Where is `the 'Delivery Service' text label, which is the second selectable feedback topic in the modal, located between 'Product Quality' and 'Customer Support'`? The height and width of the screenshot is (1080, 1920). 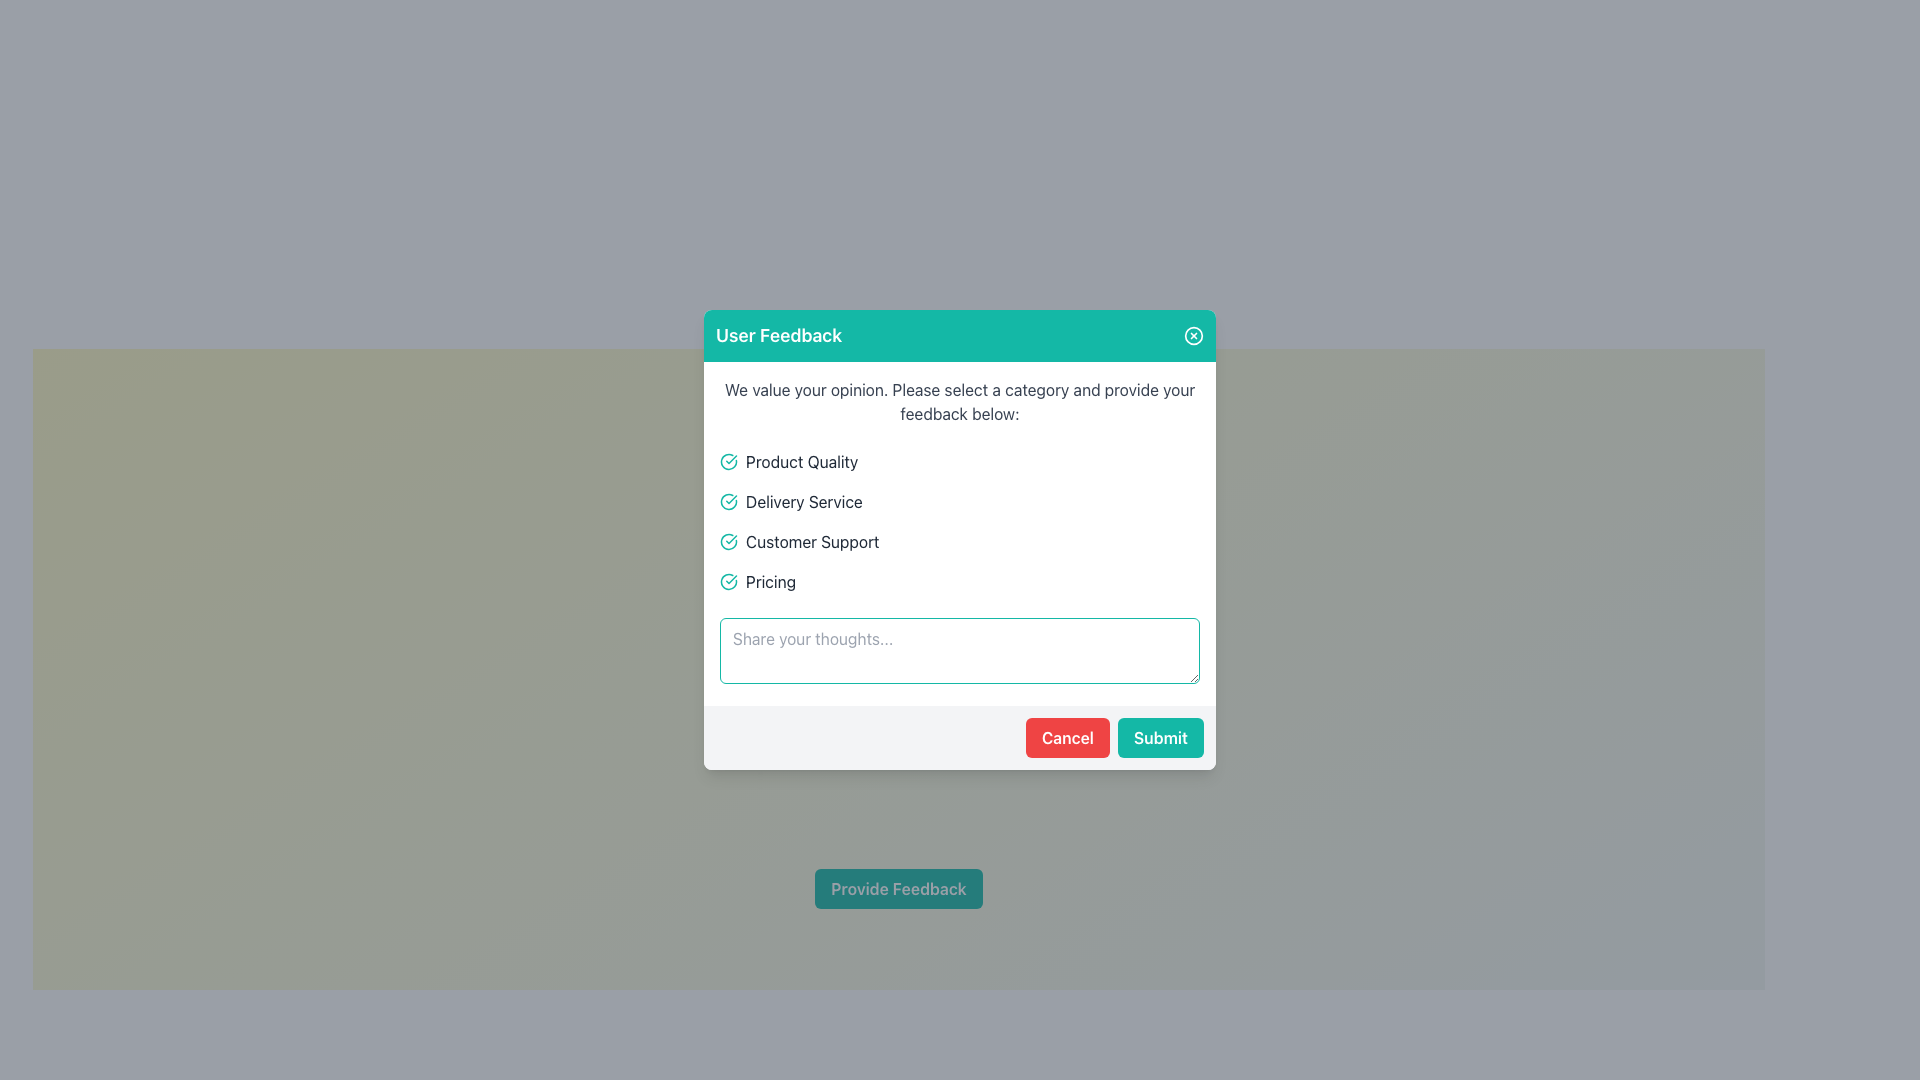 the 'Delivery Service' text label, which is the second selectable feedback topic in the modal, located between 'Product Quality' and 'Customer Support' is located at coordinates (804, 500).